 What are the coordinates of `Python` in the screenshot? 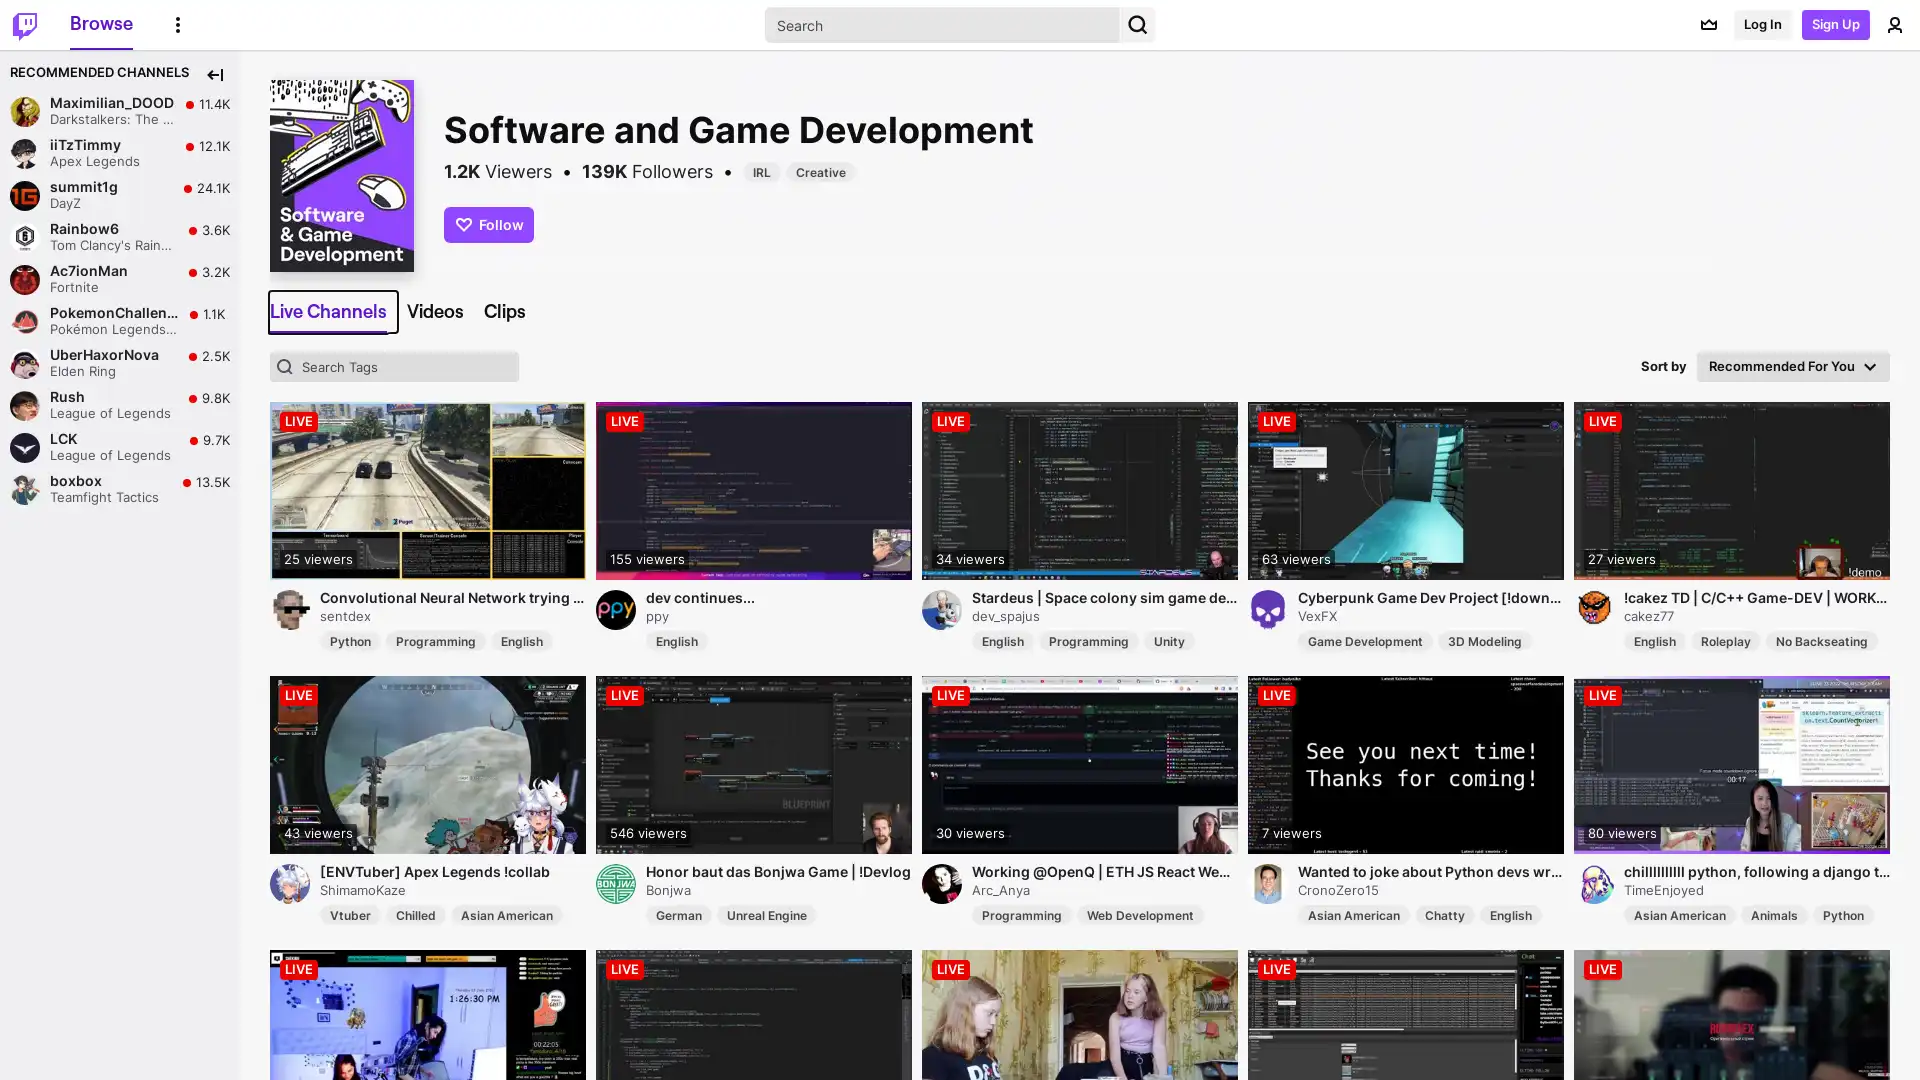 It's located at (1842, 914).